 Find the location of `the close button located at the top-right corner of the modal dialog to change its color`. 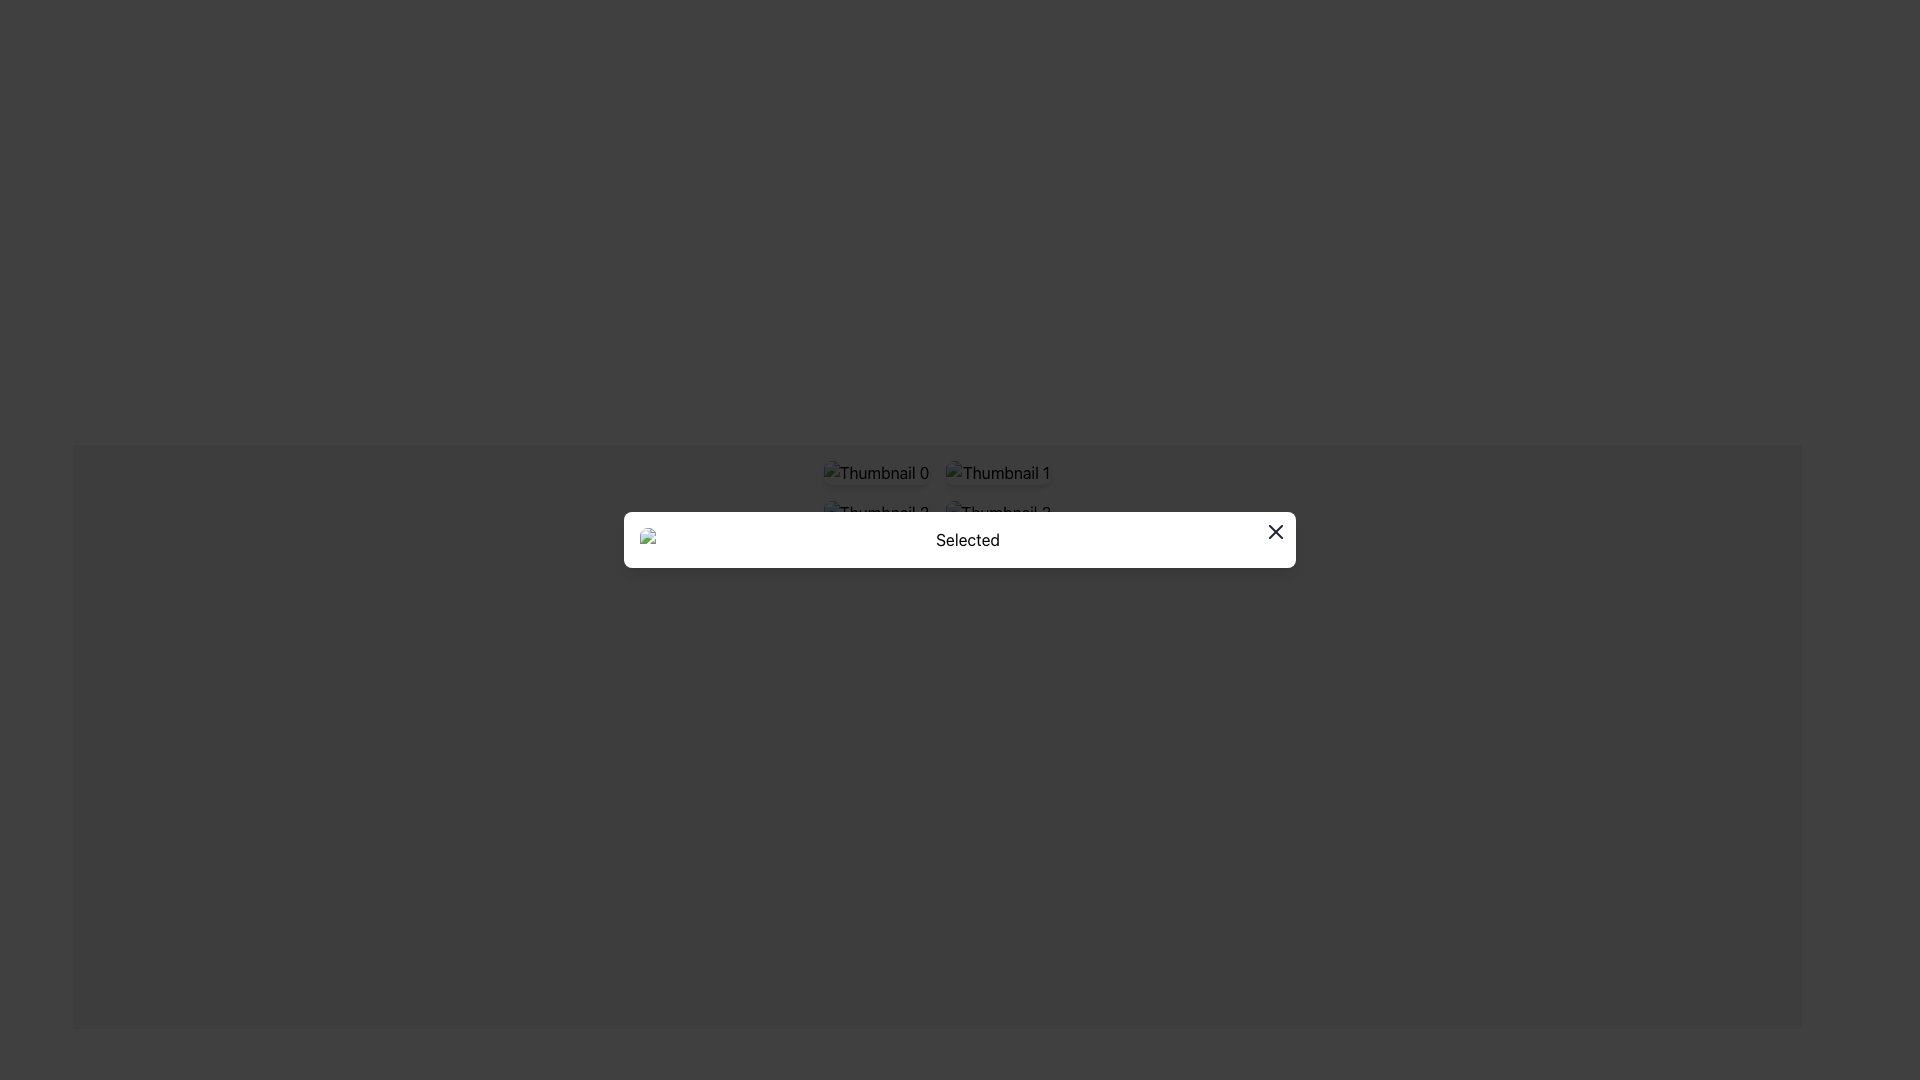

the close button located at the top-right corner of the modal dialog to change its color is located at coordinates (1275, 531).